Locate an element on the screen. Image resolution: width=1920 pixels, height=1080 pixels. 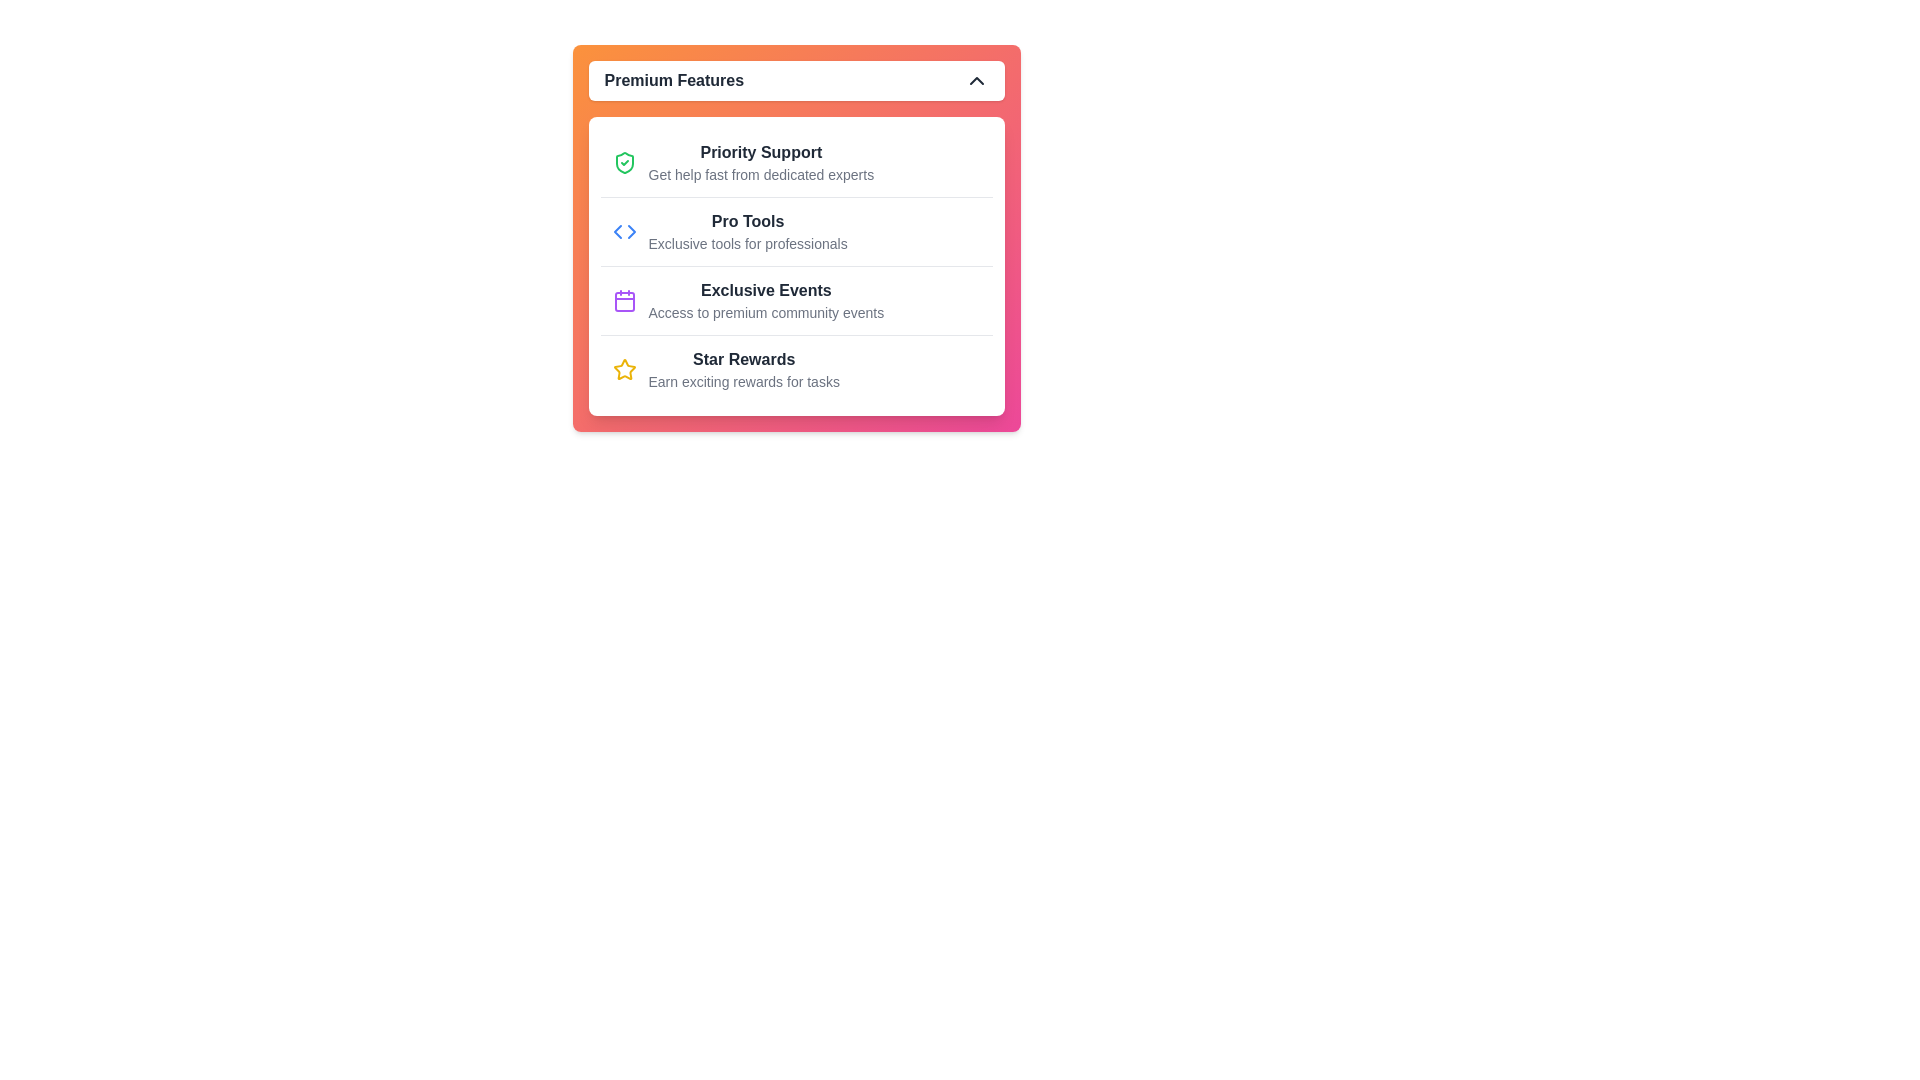
the central portion of the calendar icon located in the third row of the 'Premium Features' card, next to the text 'Exclusive Events' is located at coordinates (623, 301).